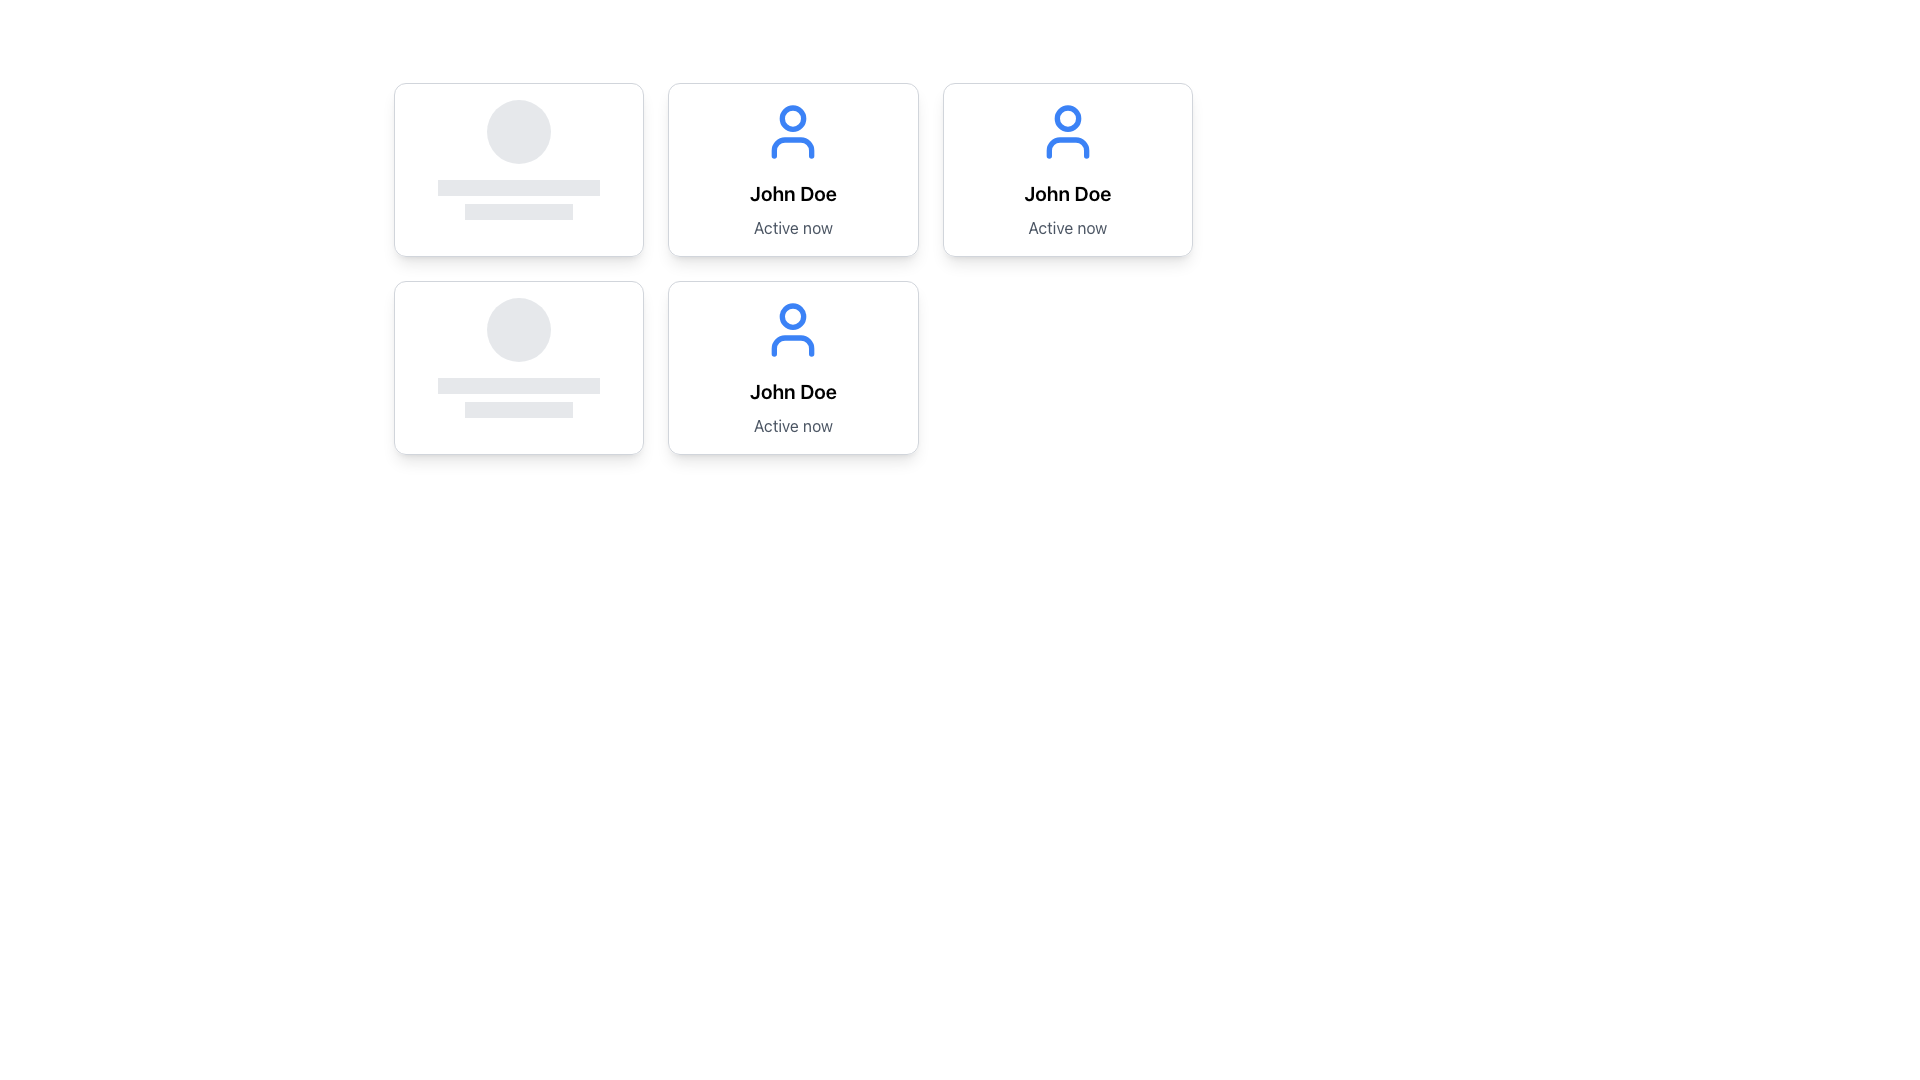  I want to click on the graphical representation of the circular head element in the user icon, which is part of the user profile card for 'John Doe', so click(792, 315).